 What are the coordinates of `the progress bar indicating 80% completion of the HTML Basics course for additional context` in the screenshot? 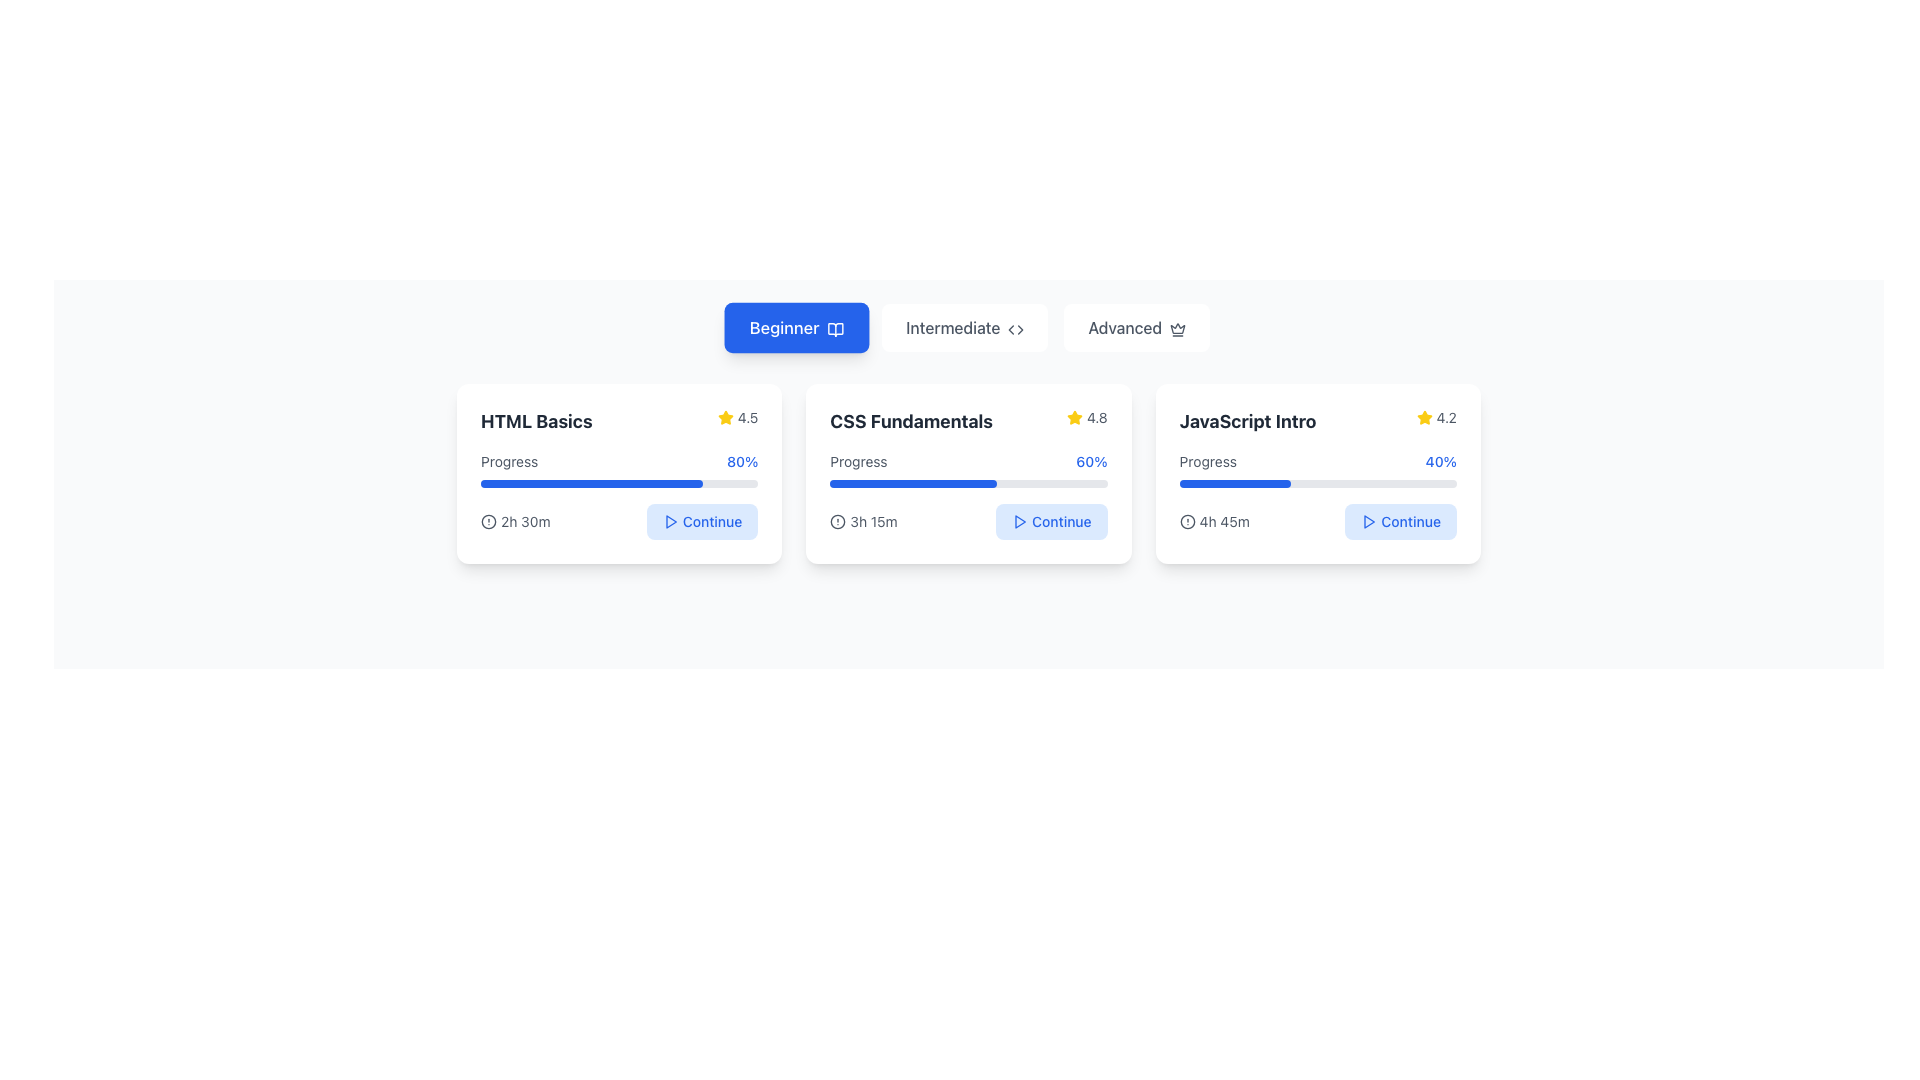 It's located at (618, 483).